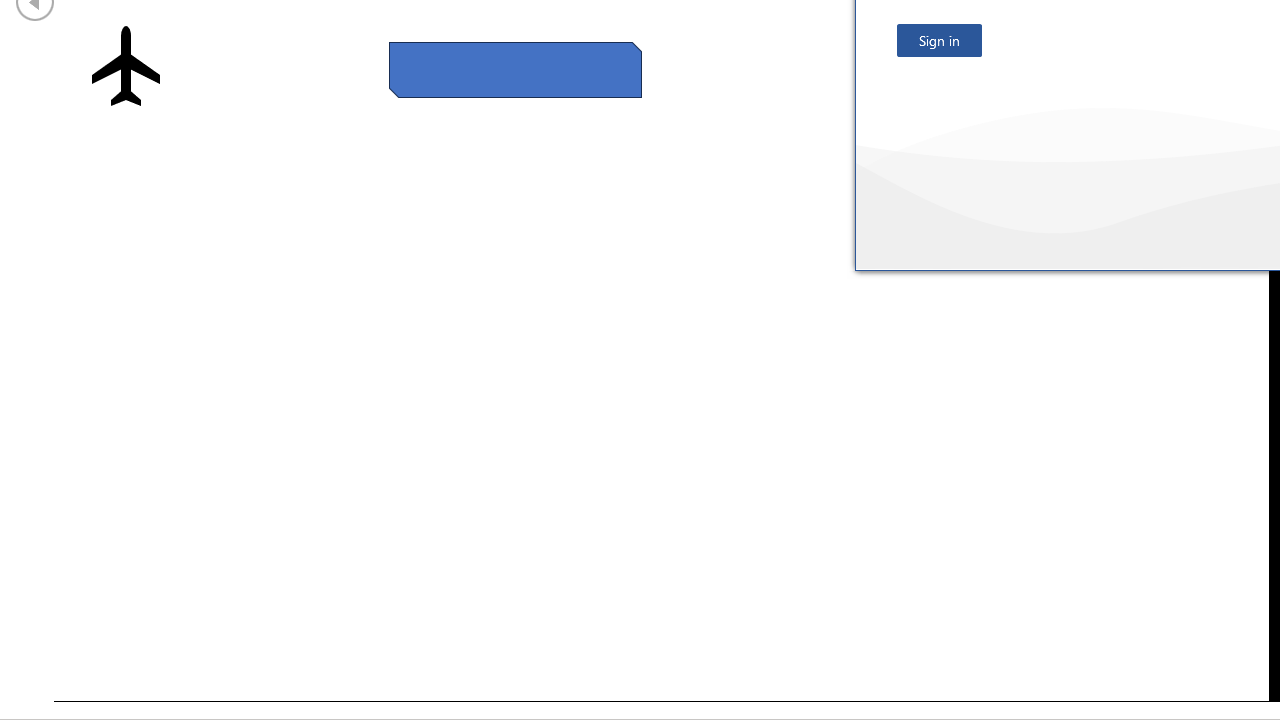 The height and width of the screenshot is (720, 1280). I want to click on 'Sign in', so click(938, 40).